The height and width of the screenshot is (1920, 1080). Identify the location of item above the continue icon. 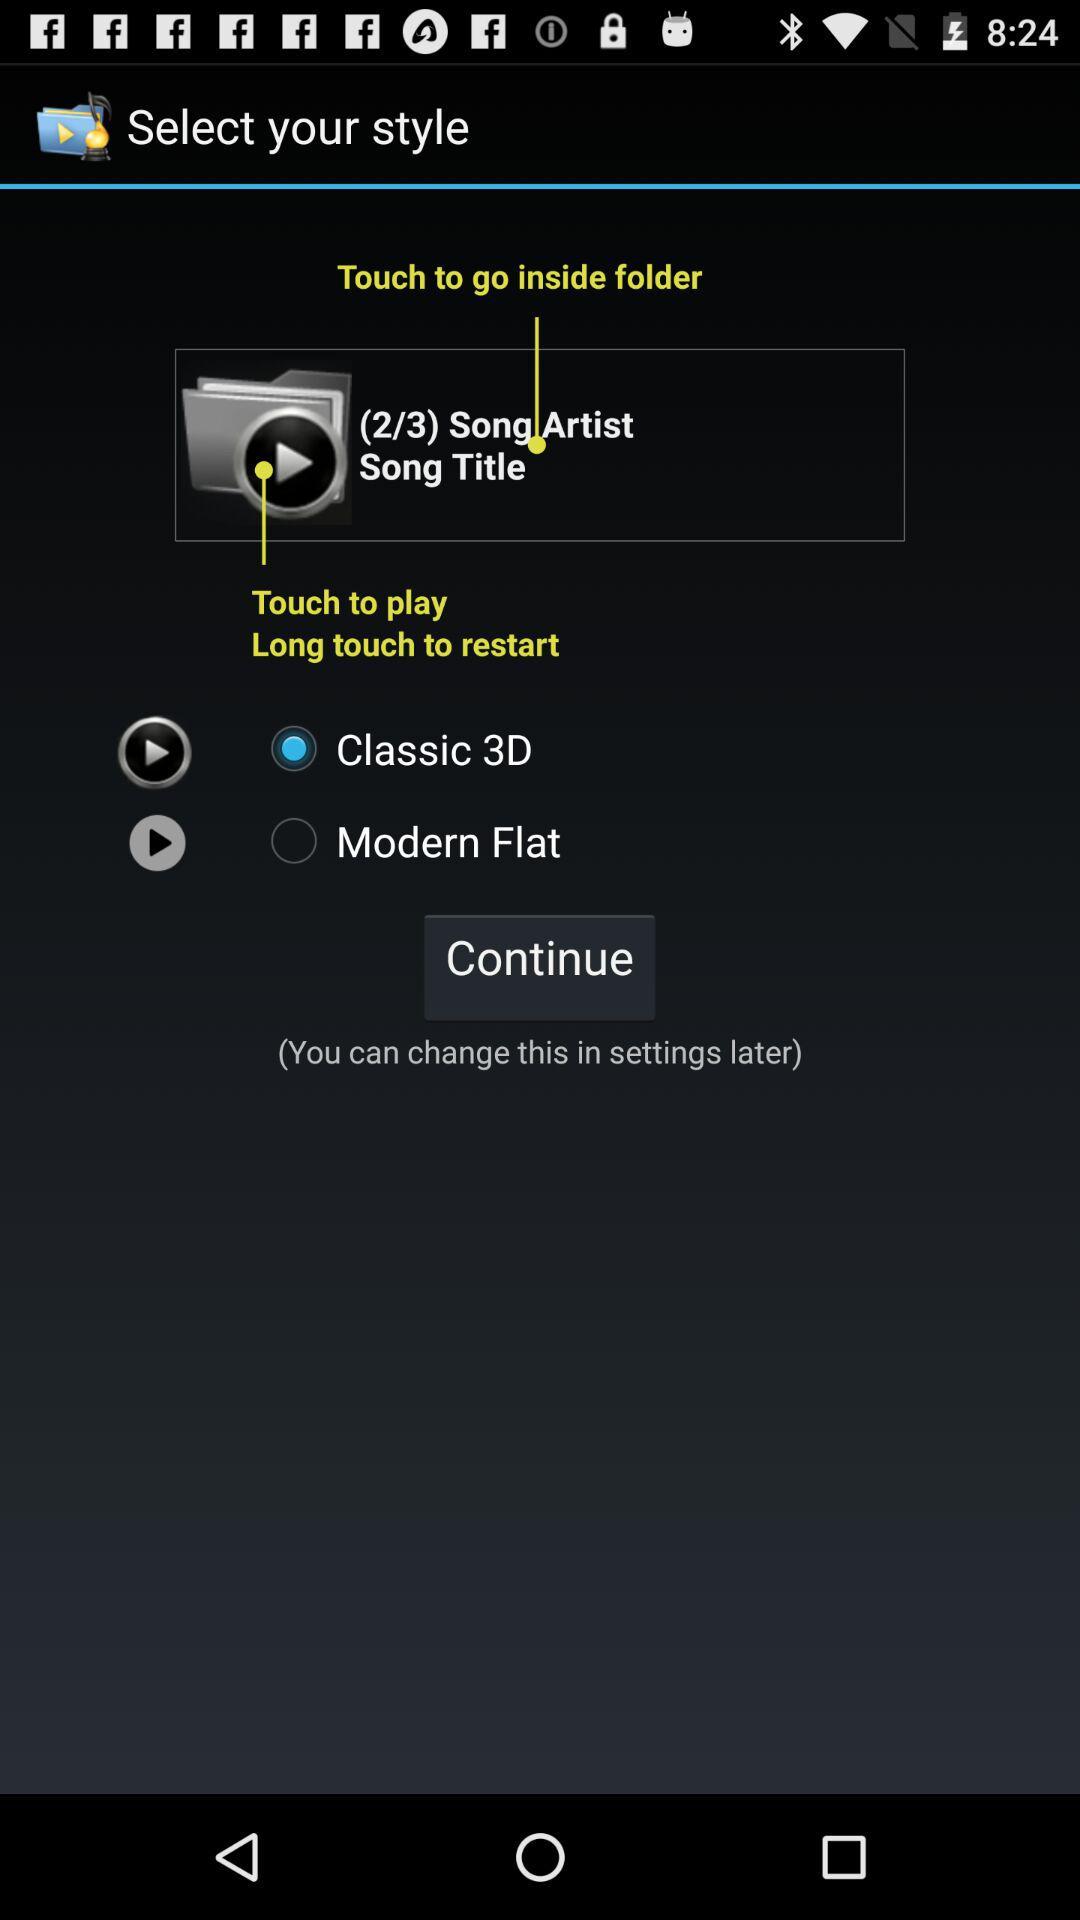
(405, 840).